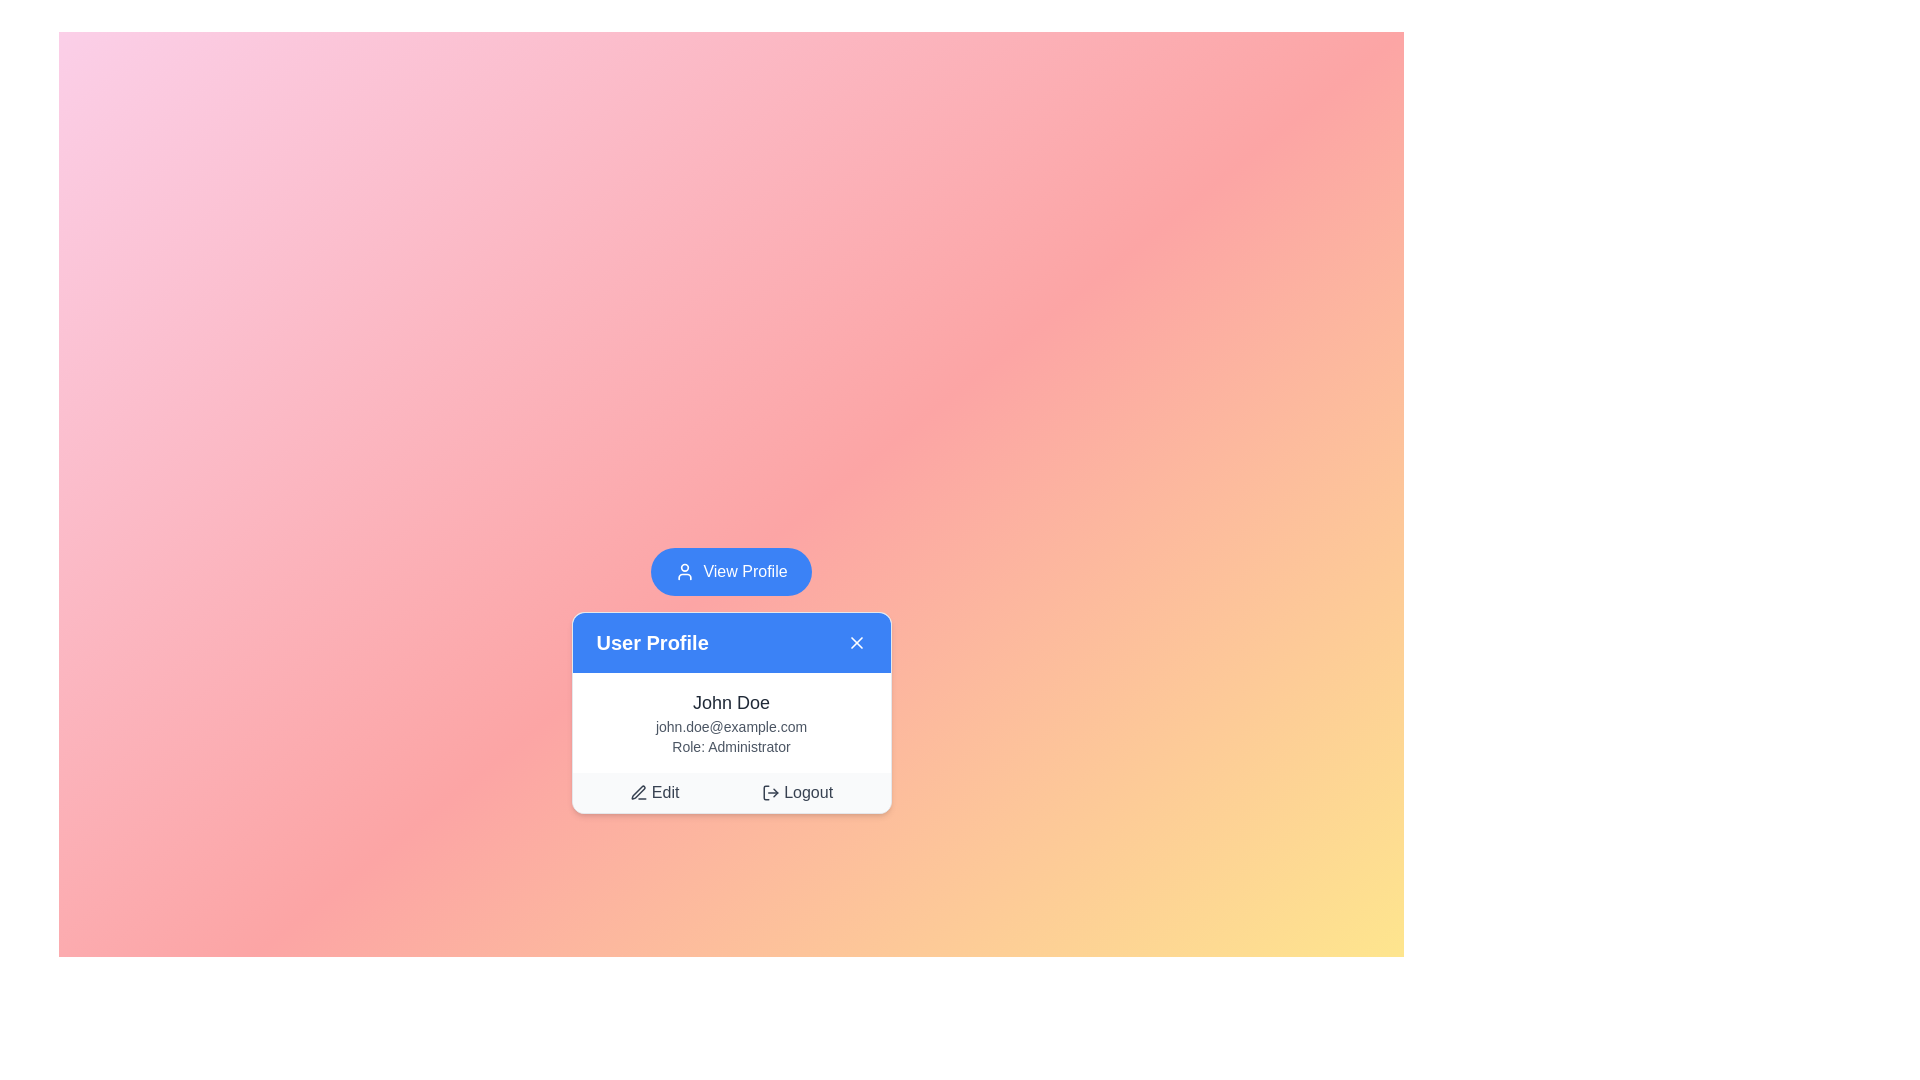 This screenshot has width=1920, height=1080. Describe the element at coordinates (856, 643) in the screenshot. I see `the 'X' shaped button in the blue header of the user profile card` at that location.